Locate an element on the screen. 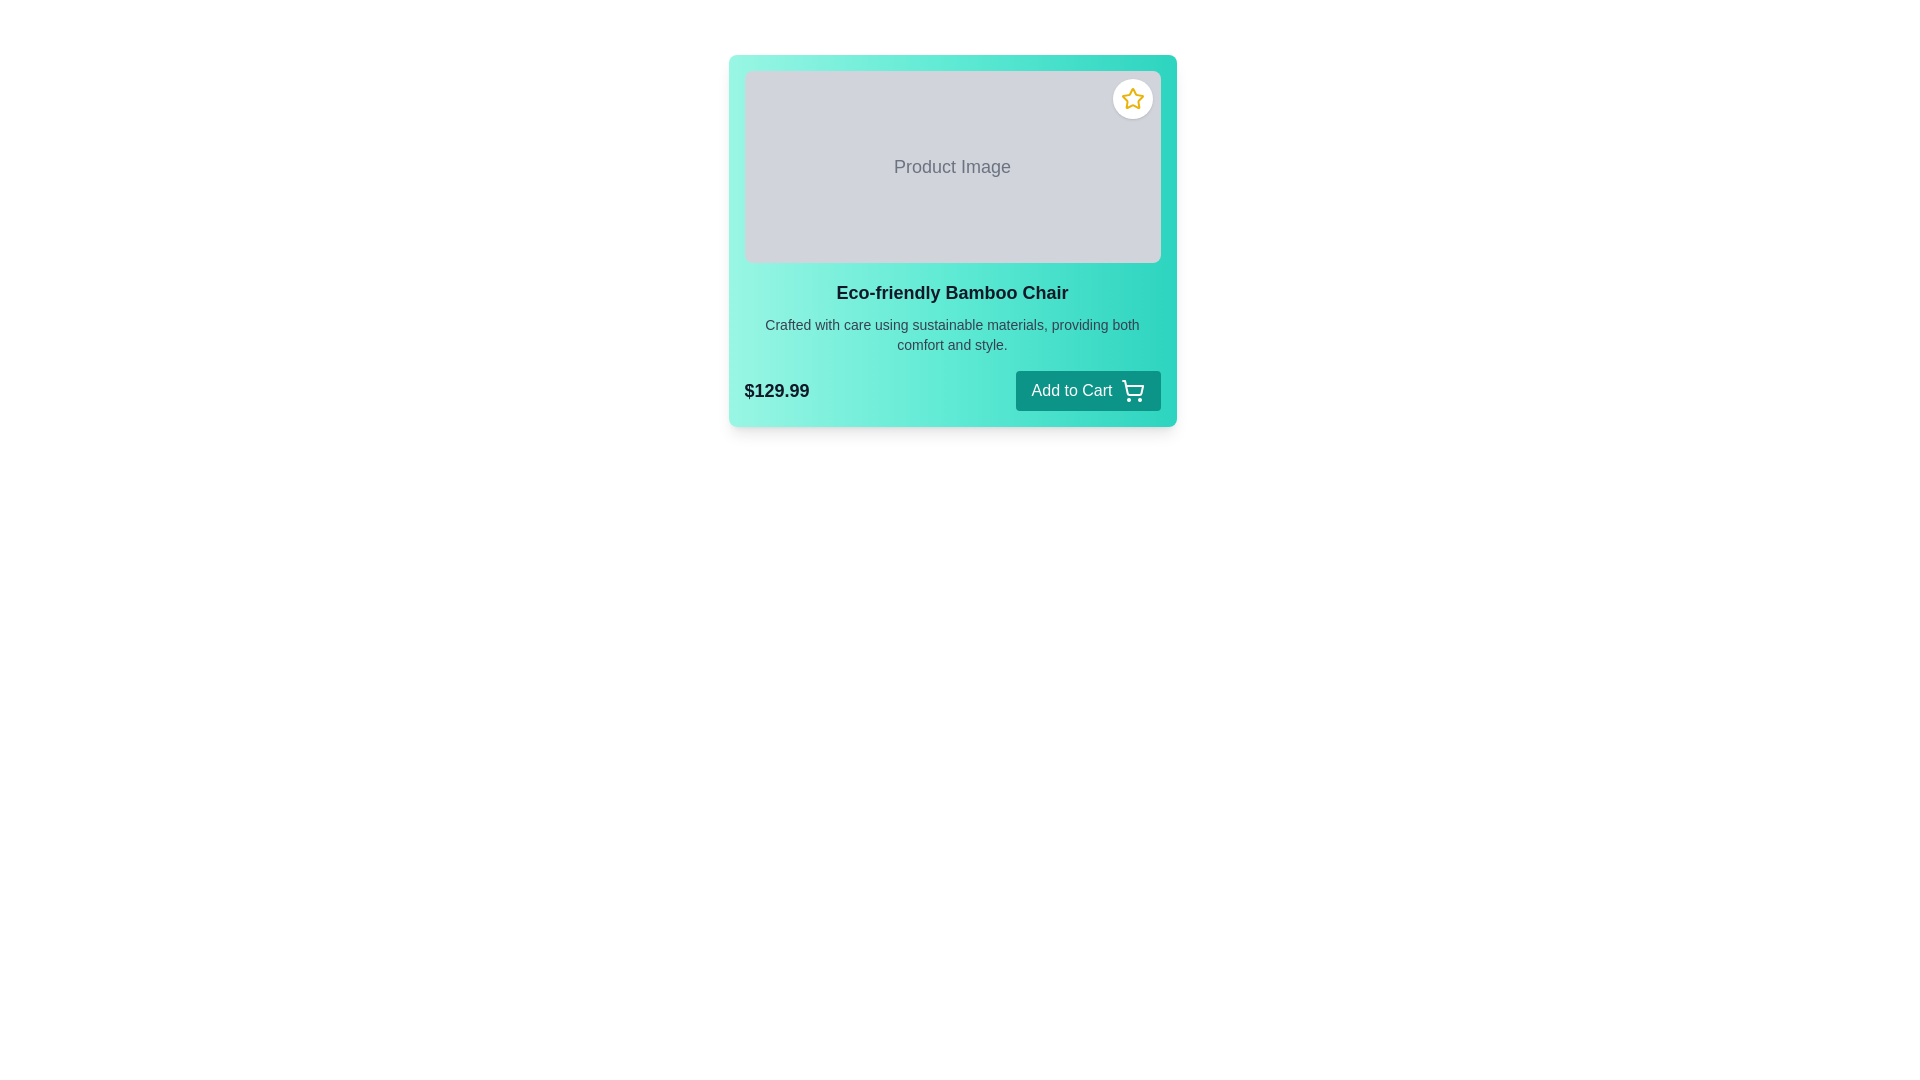  the shopping cart icon located to the right of the 'Add to Cart' text is located at coordinates (1132, 390).